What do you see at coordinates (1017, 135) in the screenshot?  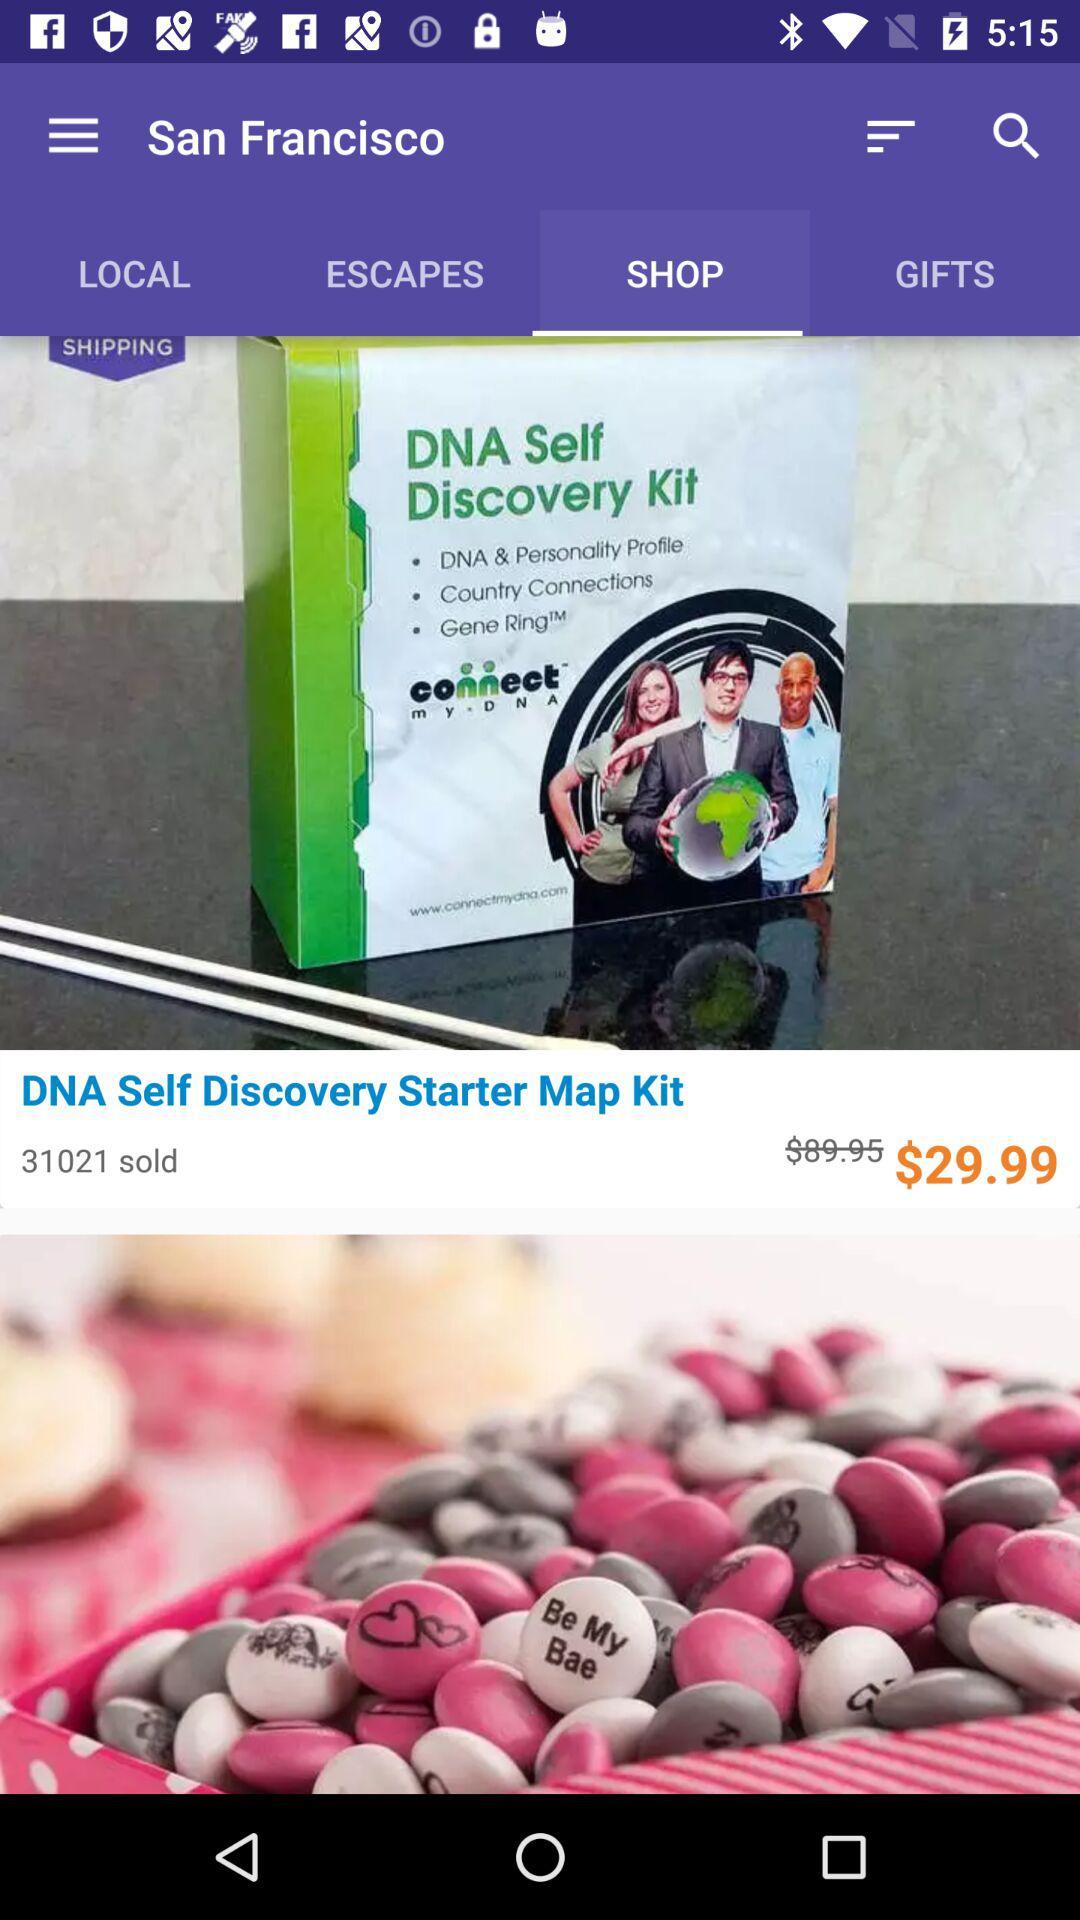 I see `icon above the gifts item` at bounding box center [1017, 135].